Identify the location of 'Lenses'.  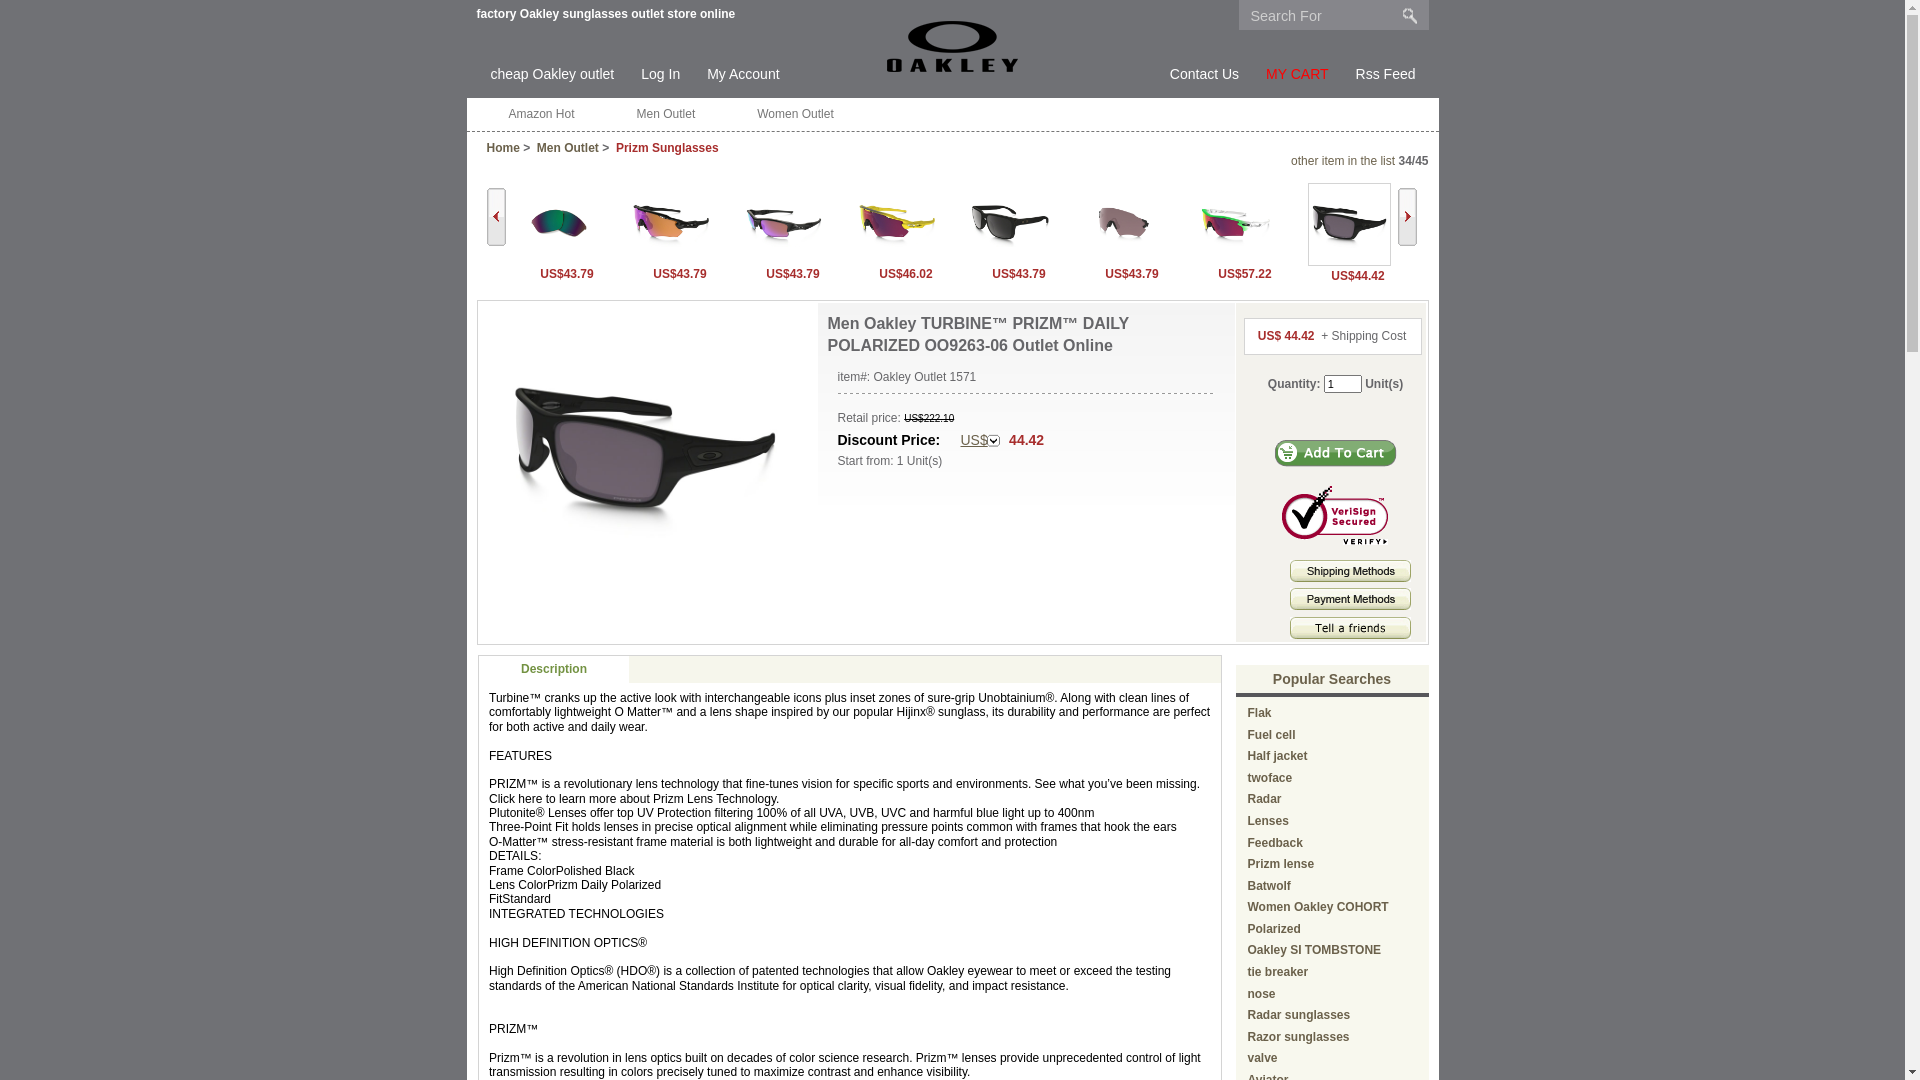
(1267, 821).